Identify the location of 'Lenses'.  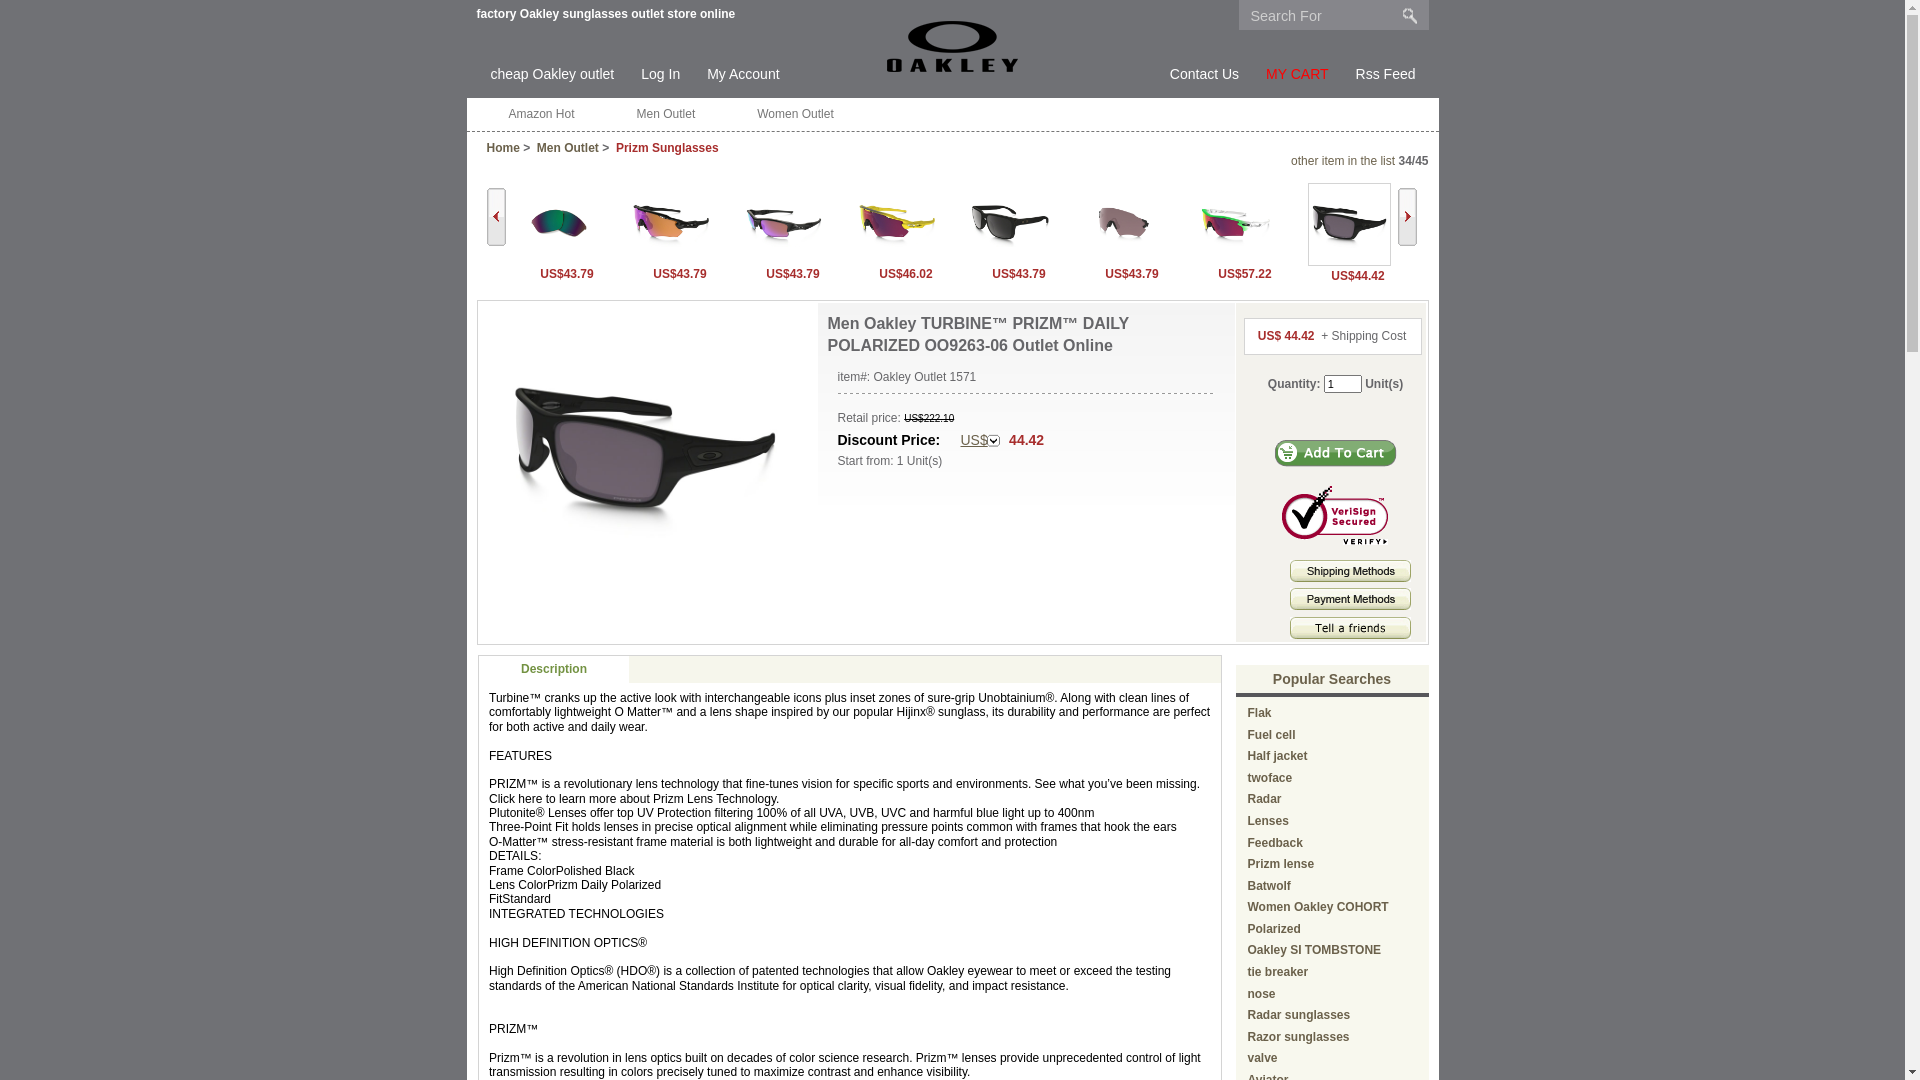
(1267, 821).